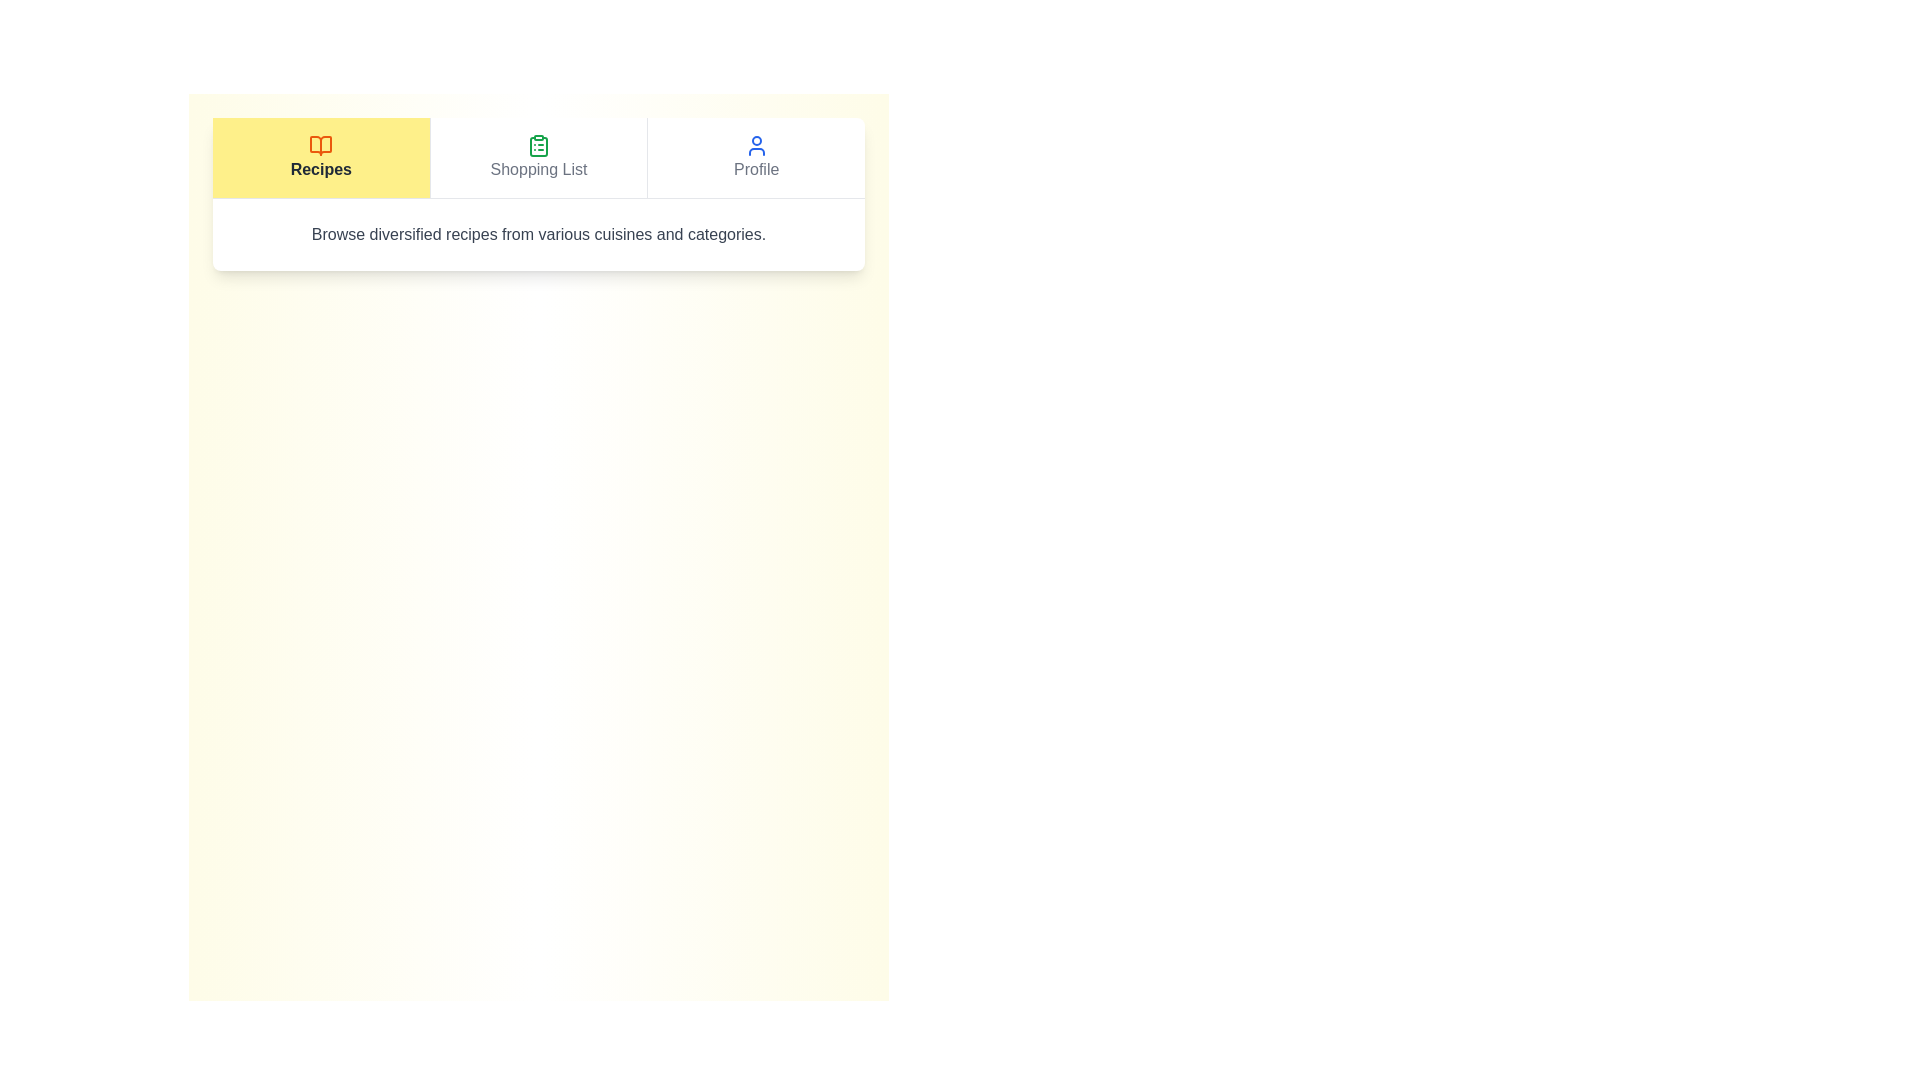  I want to click on the Recipes tab, so click(321, 157).